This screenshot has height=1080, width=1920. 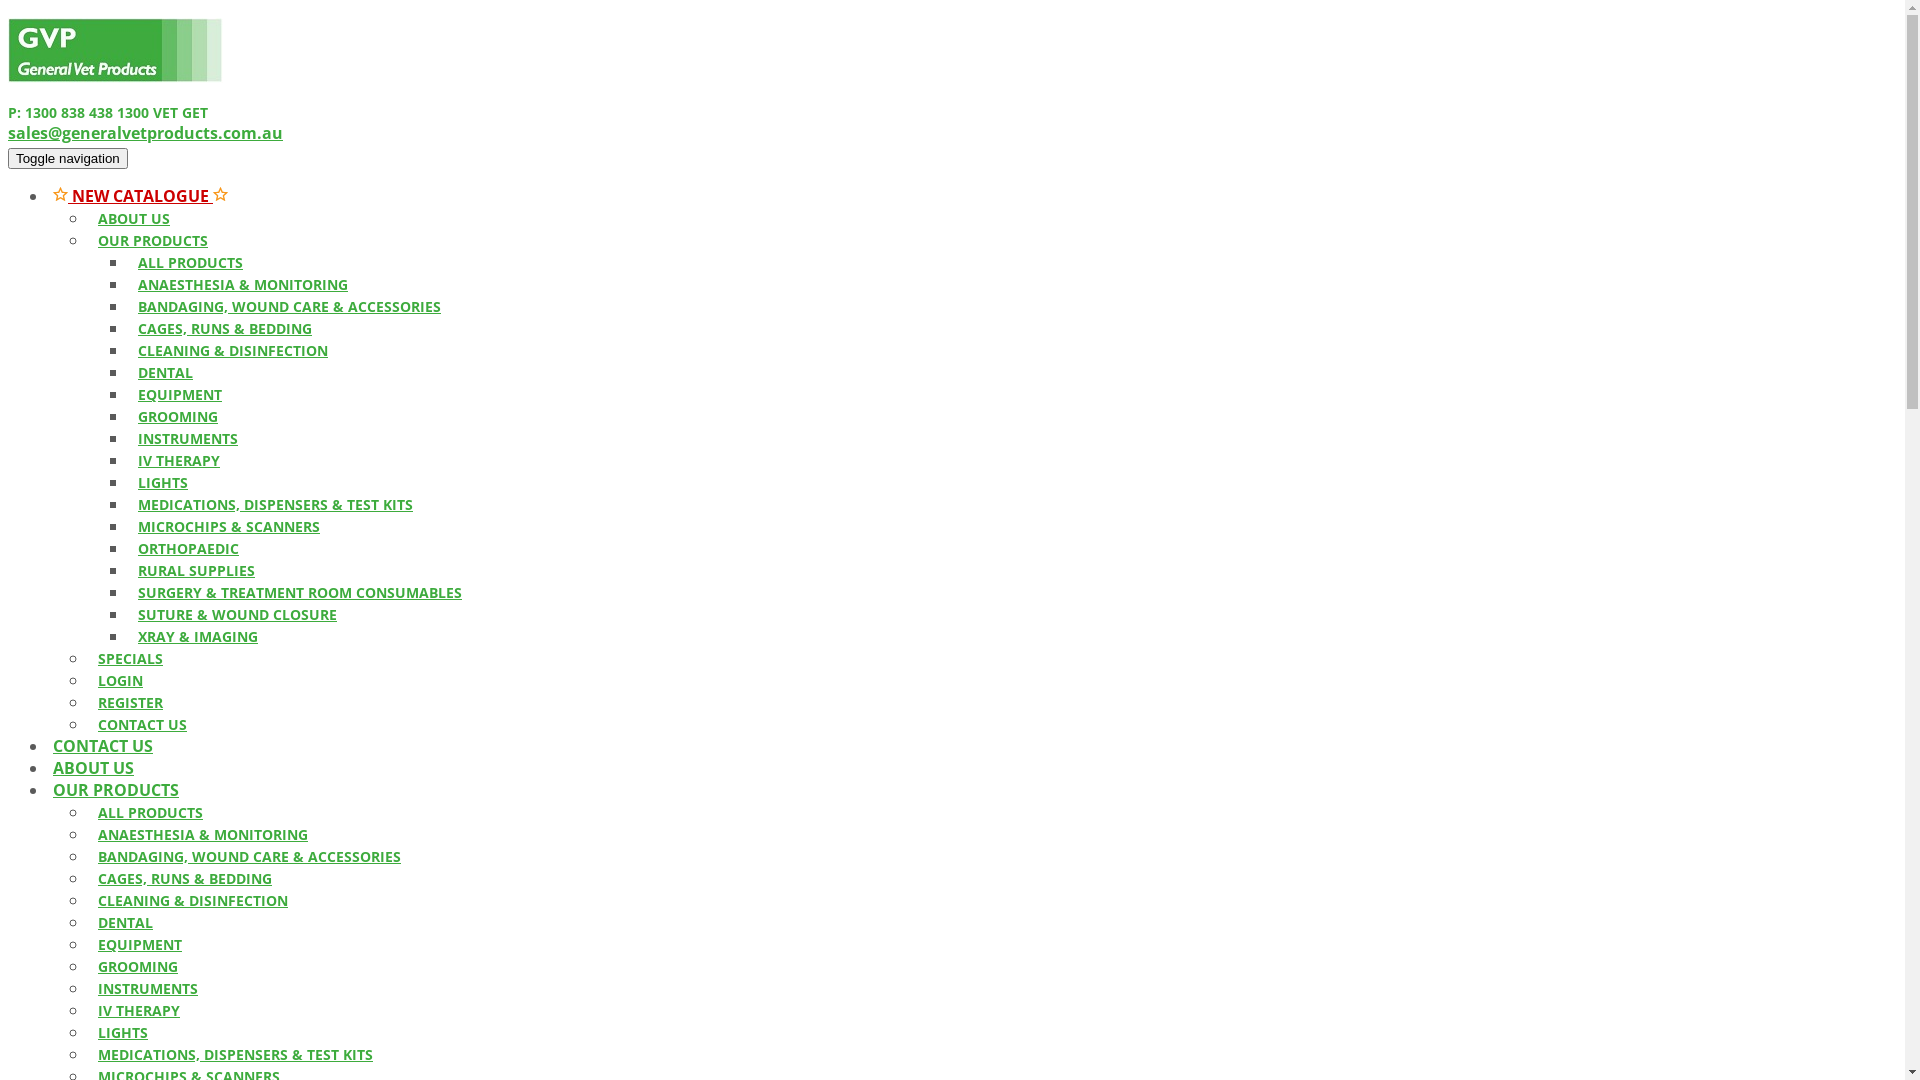 I want to click on 'CAGES, RUNS & BEDDING', so click(x=185, y=877).